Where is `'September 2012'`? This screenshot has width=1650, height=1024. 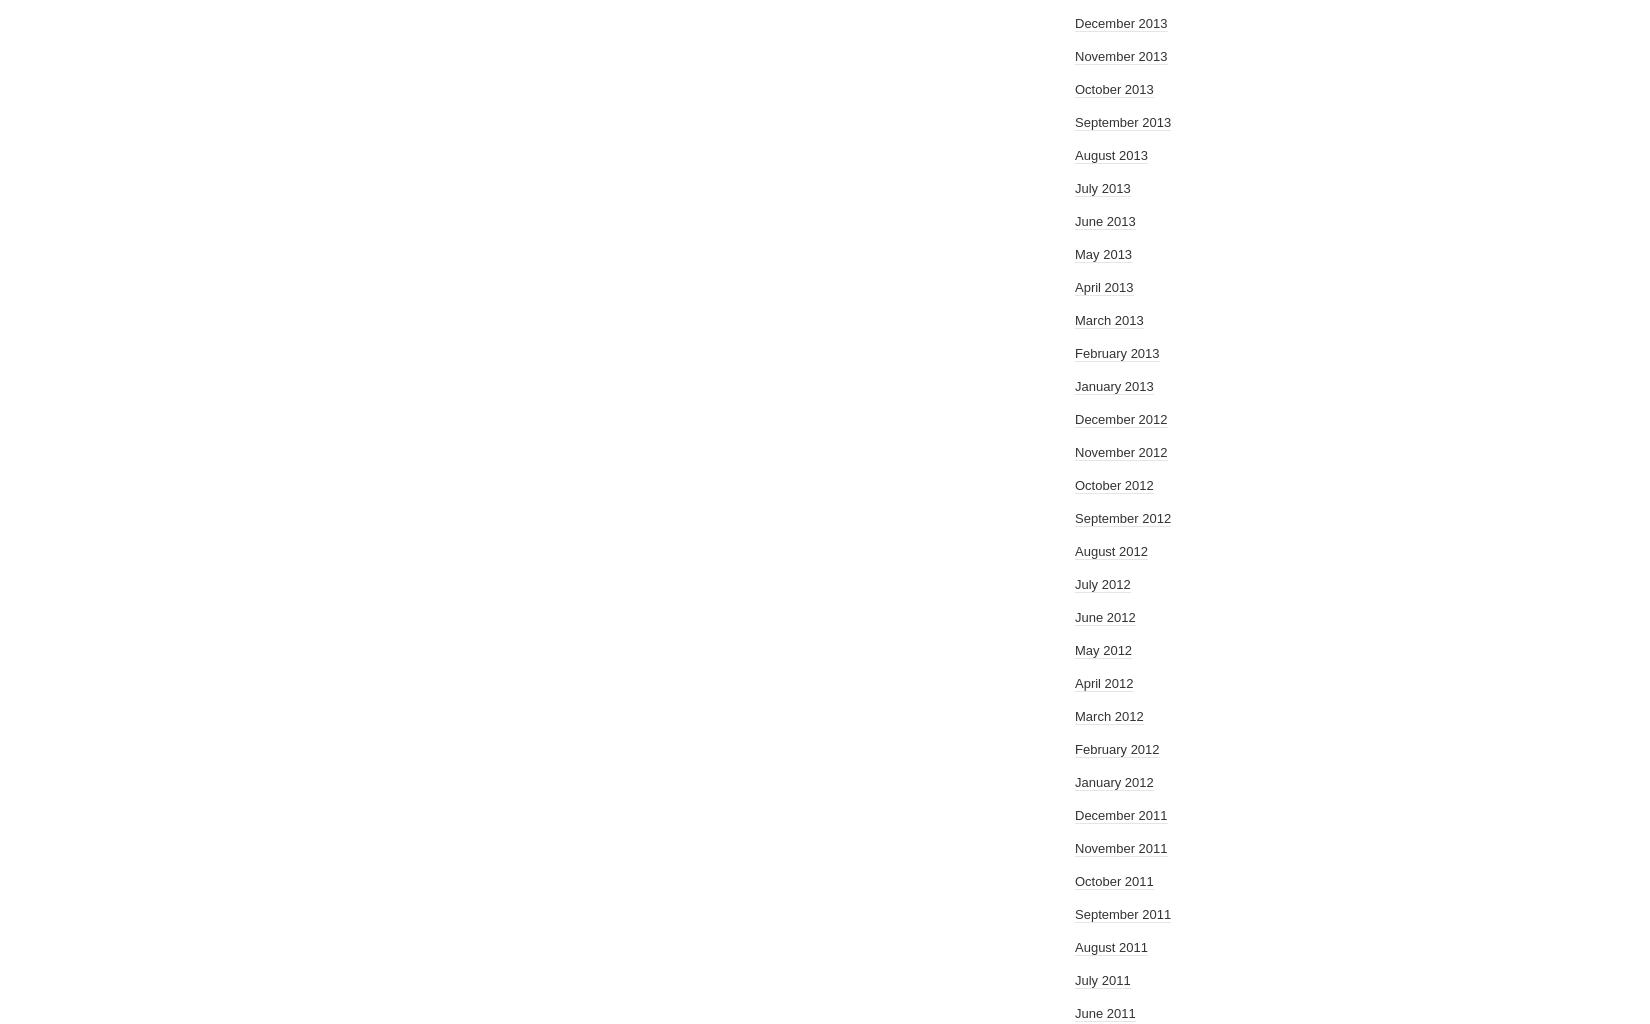 'September 2012' is located at coordinates (1122, 518).